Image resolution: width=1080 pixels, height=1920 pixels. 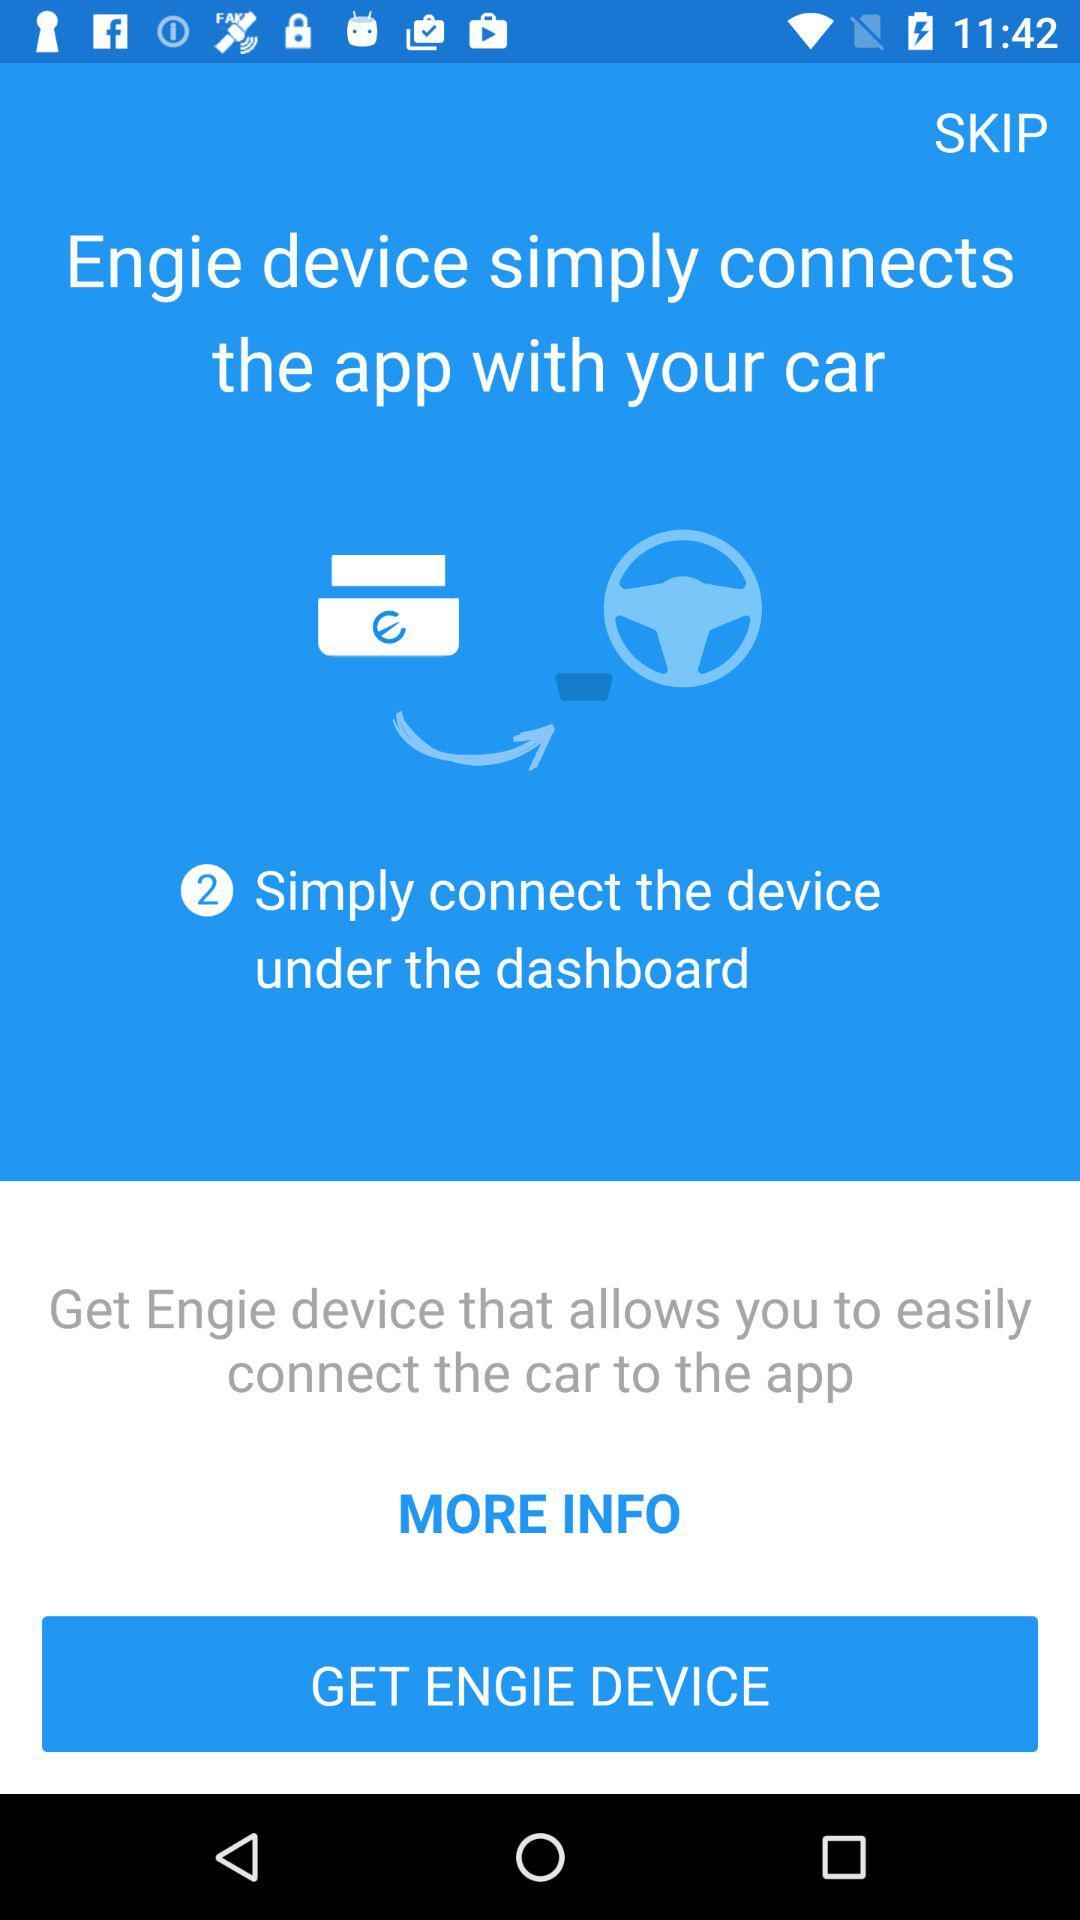 What do you see at coordinates (991, 129) in the screenshot?
I see `item above the engie device simply icon` at bounding box center [991, 129].